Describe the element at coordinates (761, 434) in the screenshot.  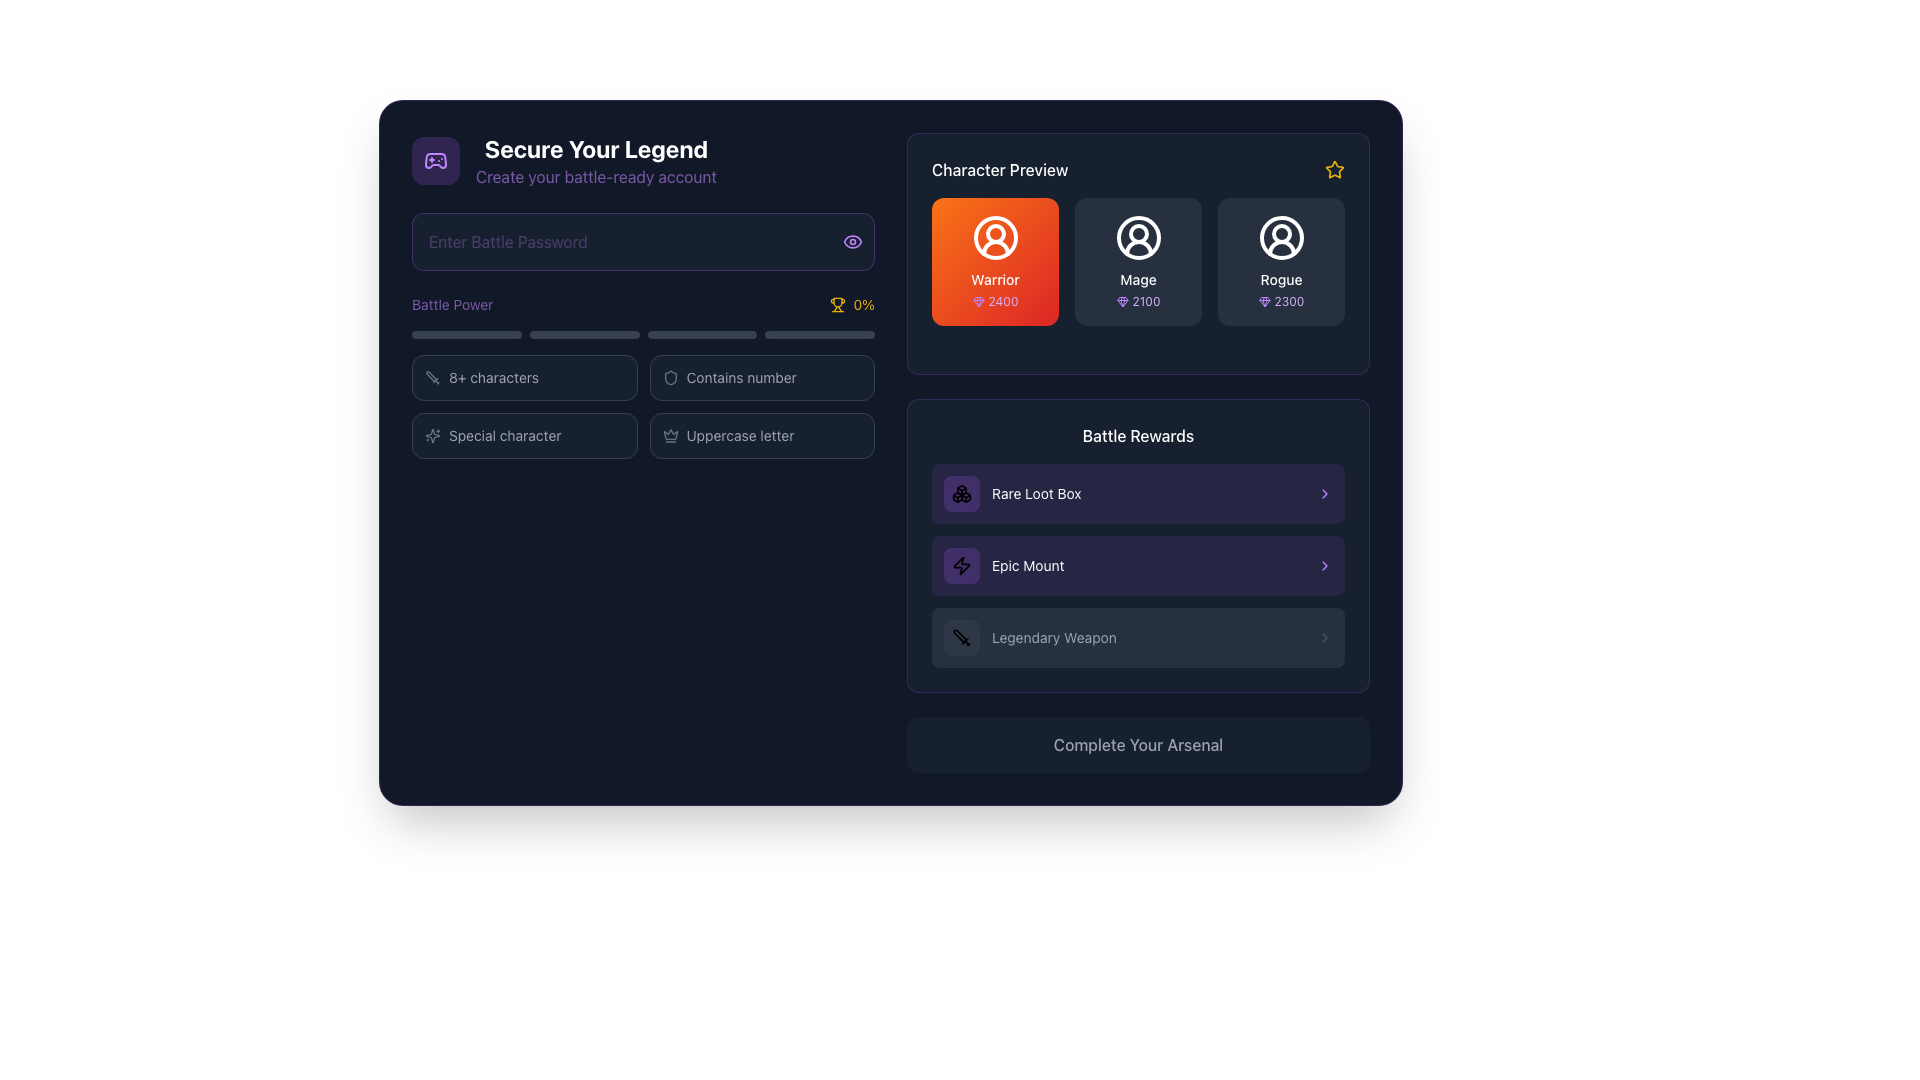
I see `the Indicator box with a dark gray background and crown icon, which contains the text 'Uppercase letter'. This box is the fourth in a grid of four, positioned in the second row and second column, to the right of the 'Special character' box and below the 'Contains number' box` at that location.